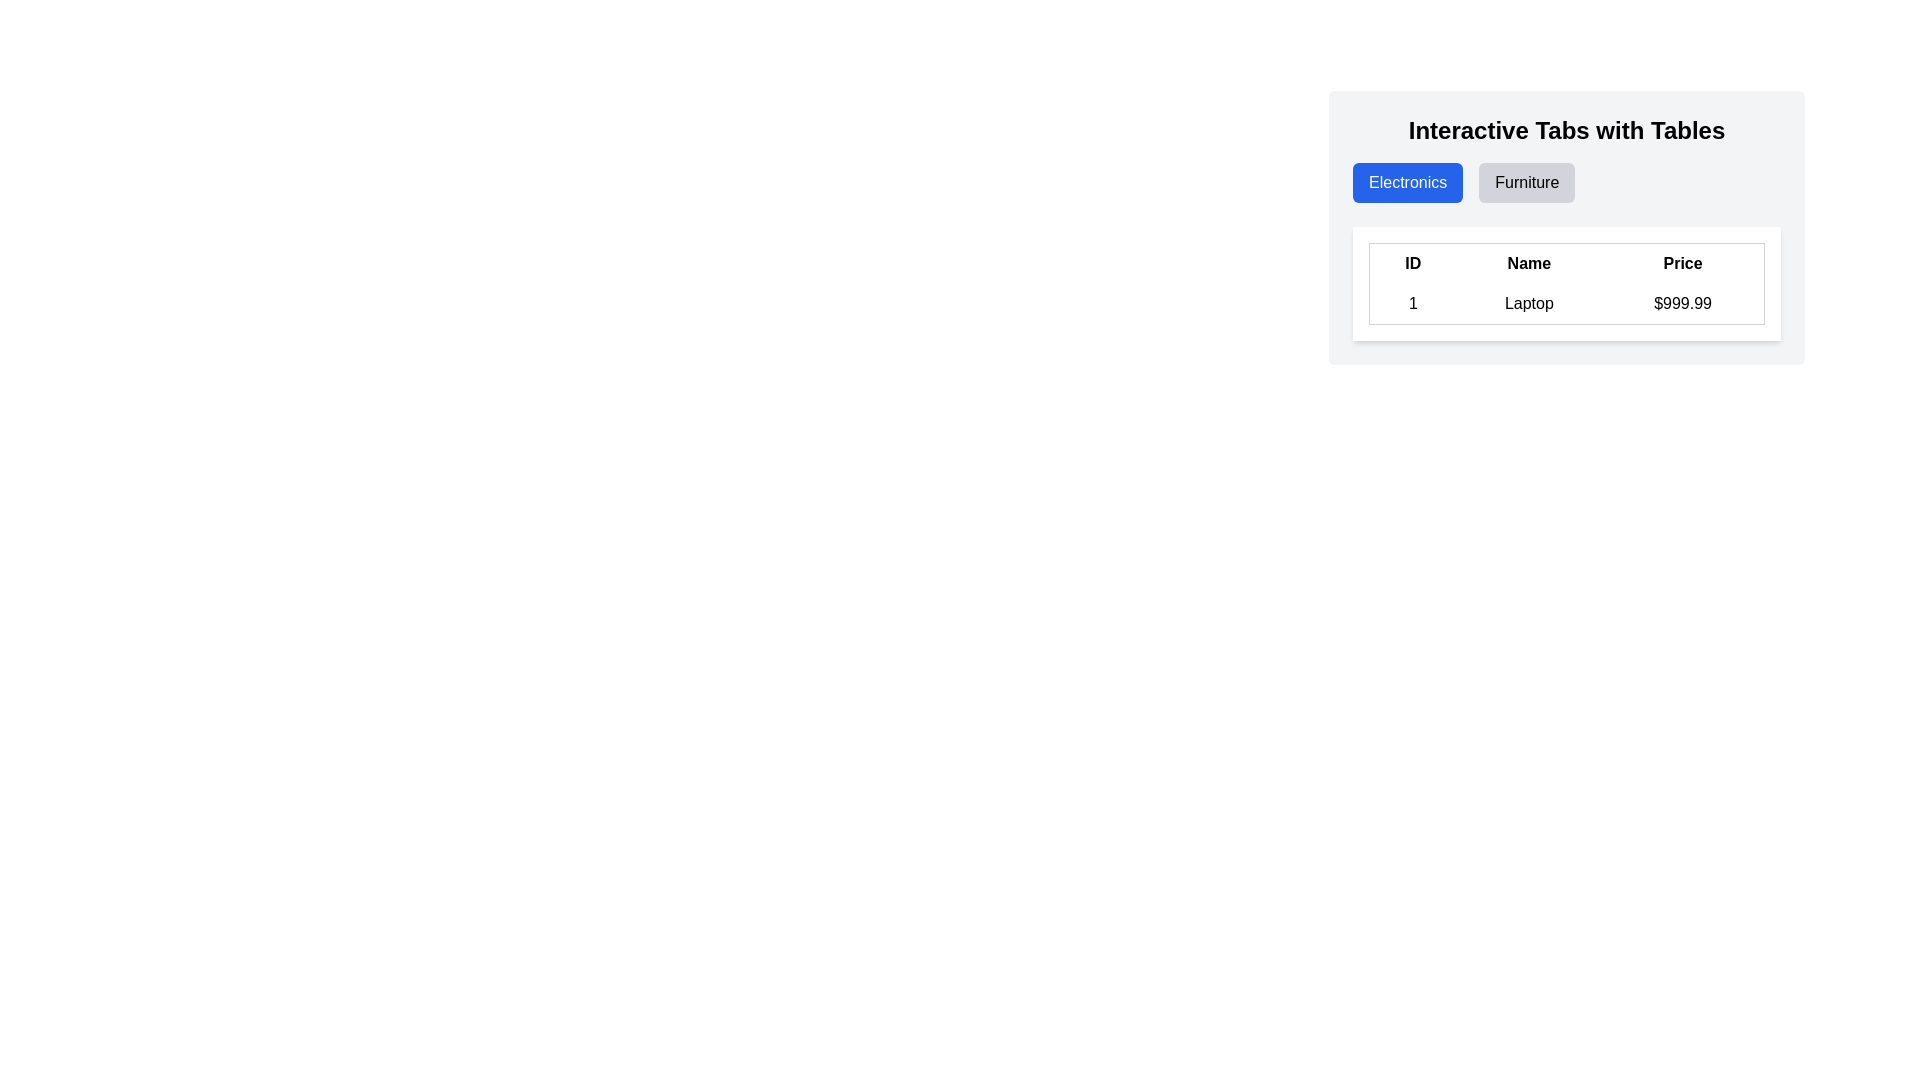 The image size is (1920, 1080). What do you see at coordinates (1565, 304) in the screenshot?
I see `the first row in the table displaying the ID, name, and price of an item` at bounding box center [1565, 304].